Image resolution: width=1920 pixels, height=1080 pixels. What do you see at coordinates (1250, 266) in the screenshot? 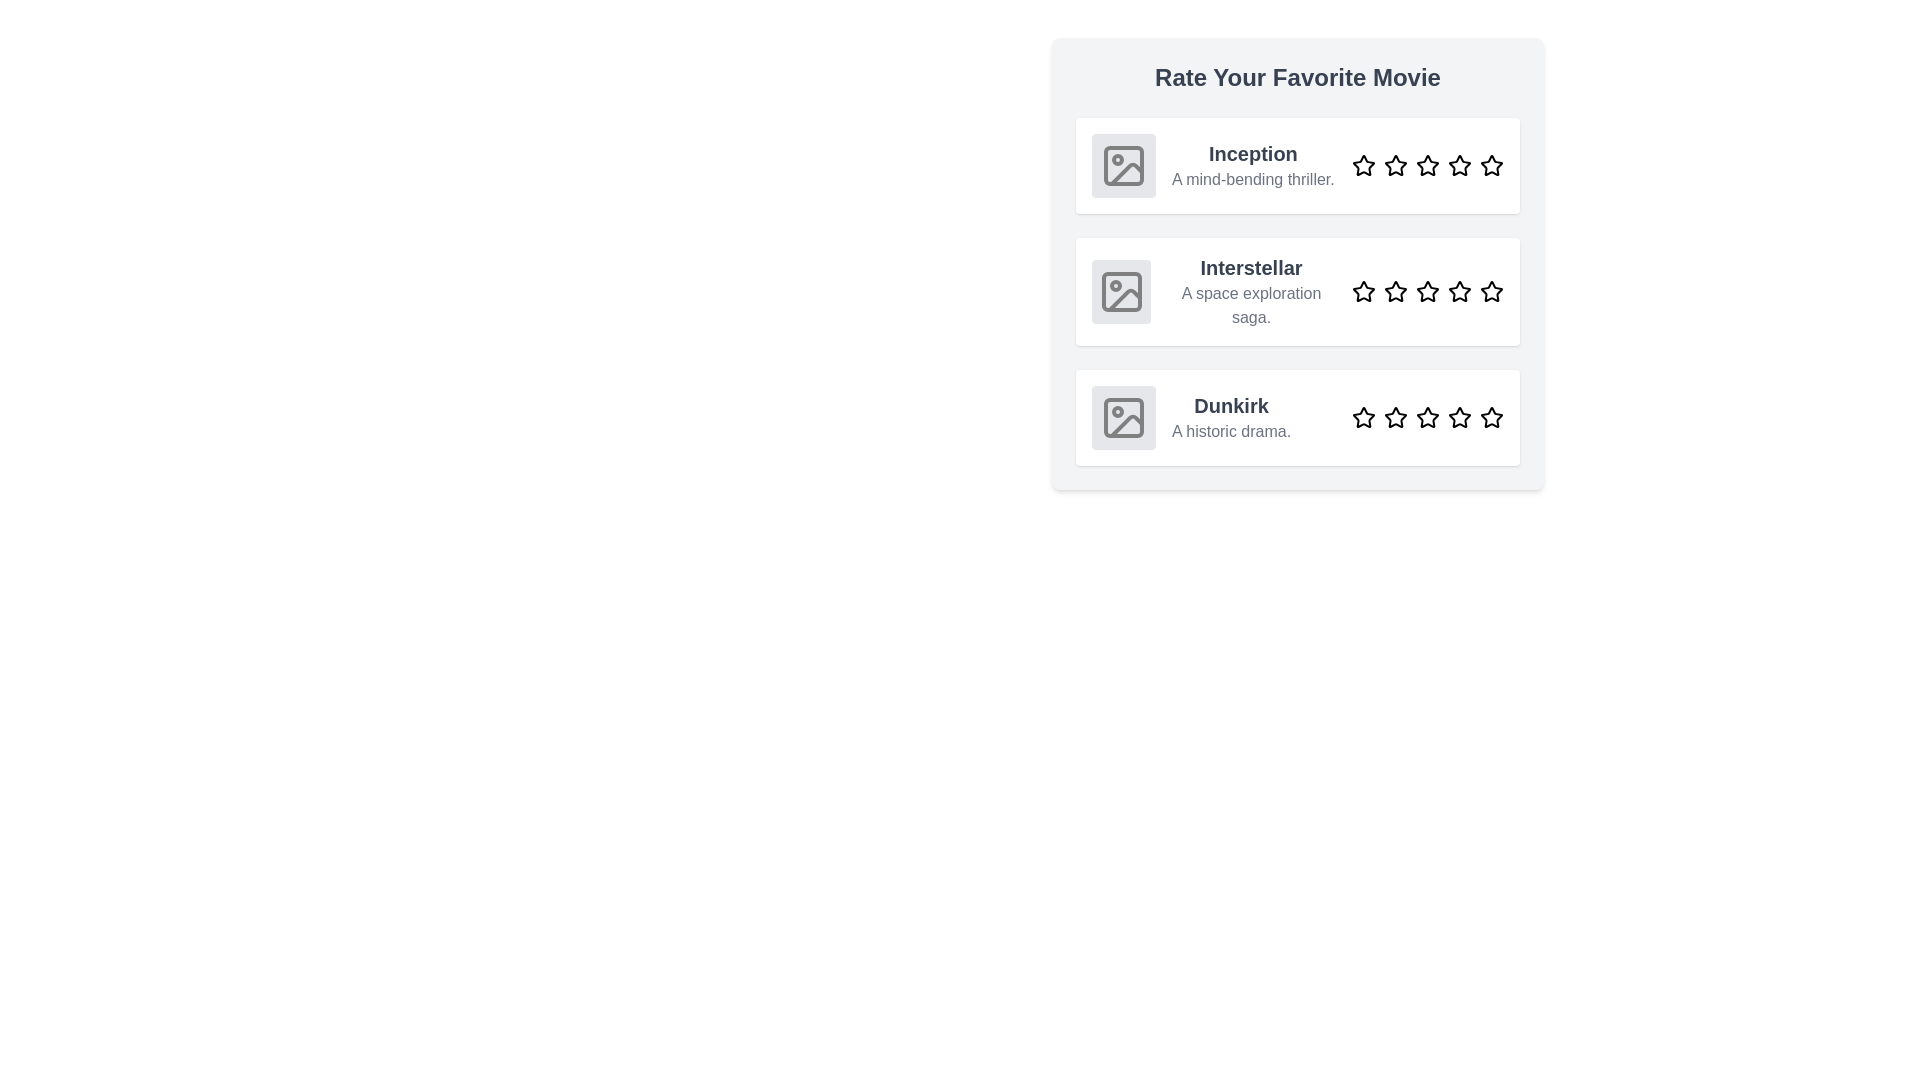
I see `the text label representing a movie name in the rating interface located under 'Rate Your Favorite Movie' and above the description 'A space exploration saga.'` at bounding box center [1250, 266].